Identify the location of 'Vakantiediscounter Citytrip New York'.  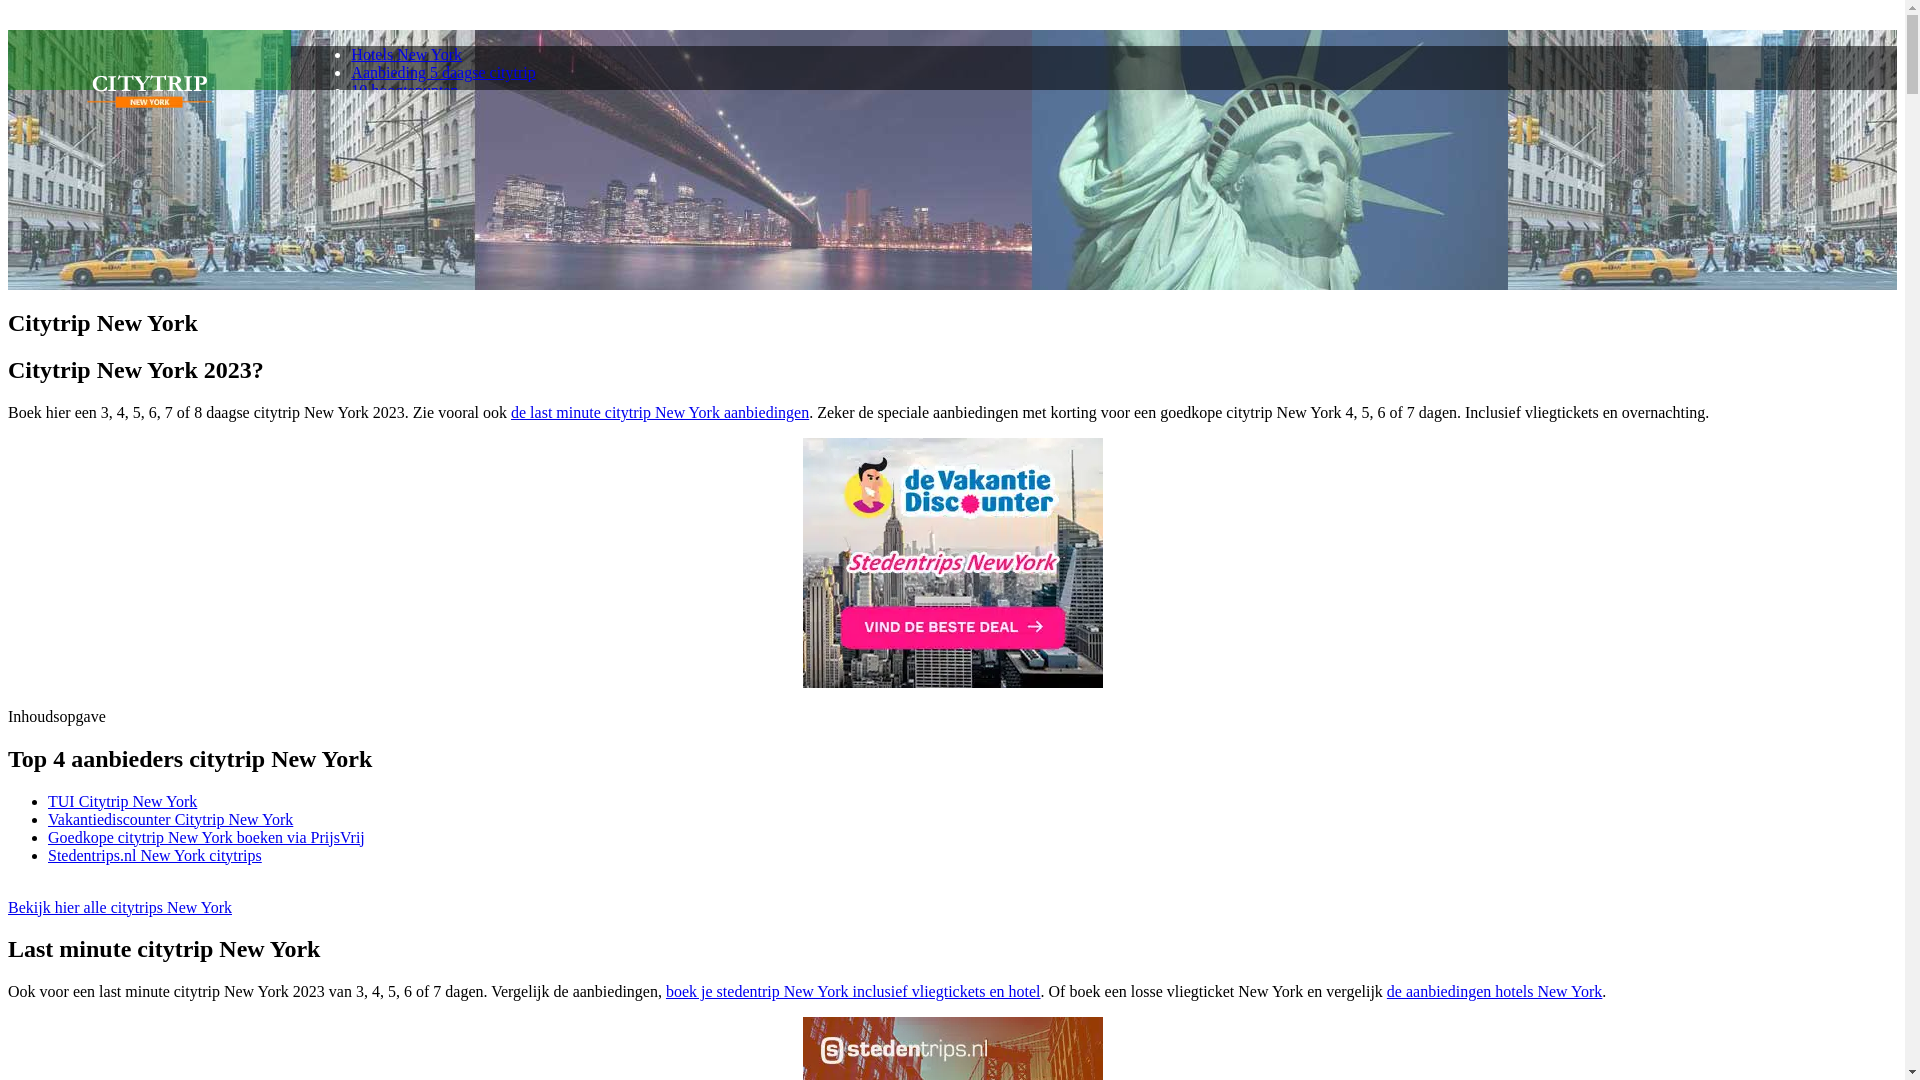
(170, 819).